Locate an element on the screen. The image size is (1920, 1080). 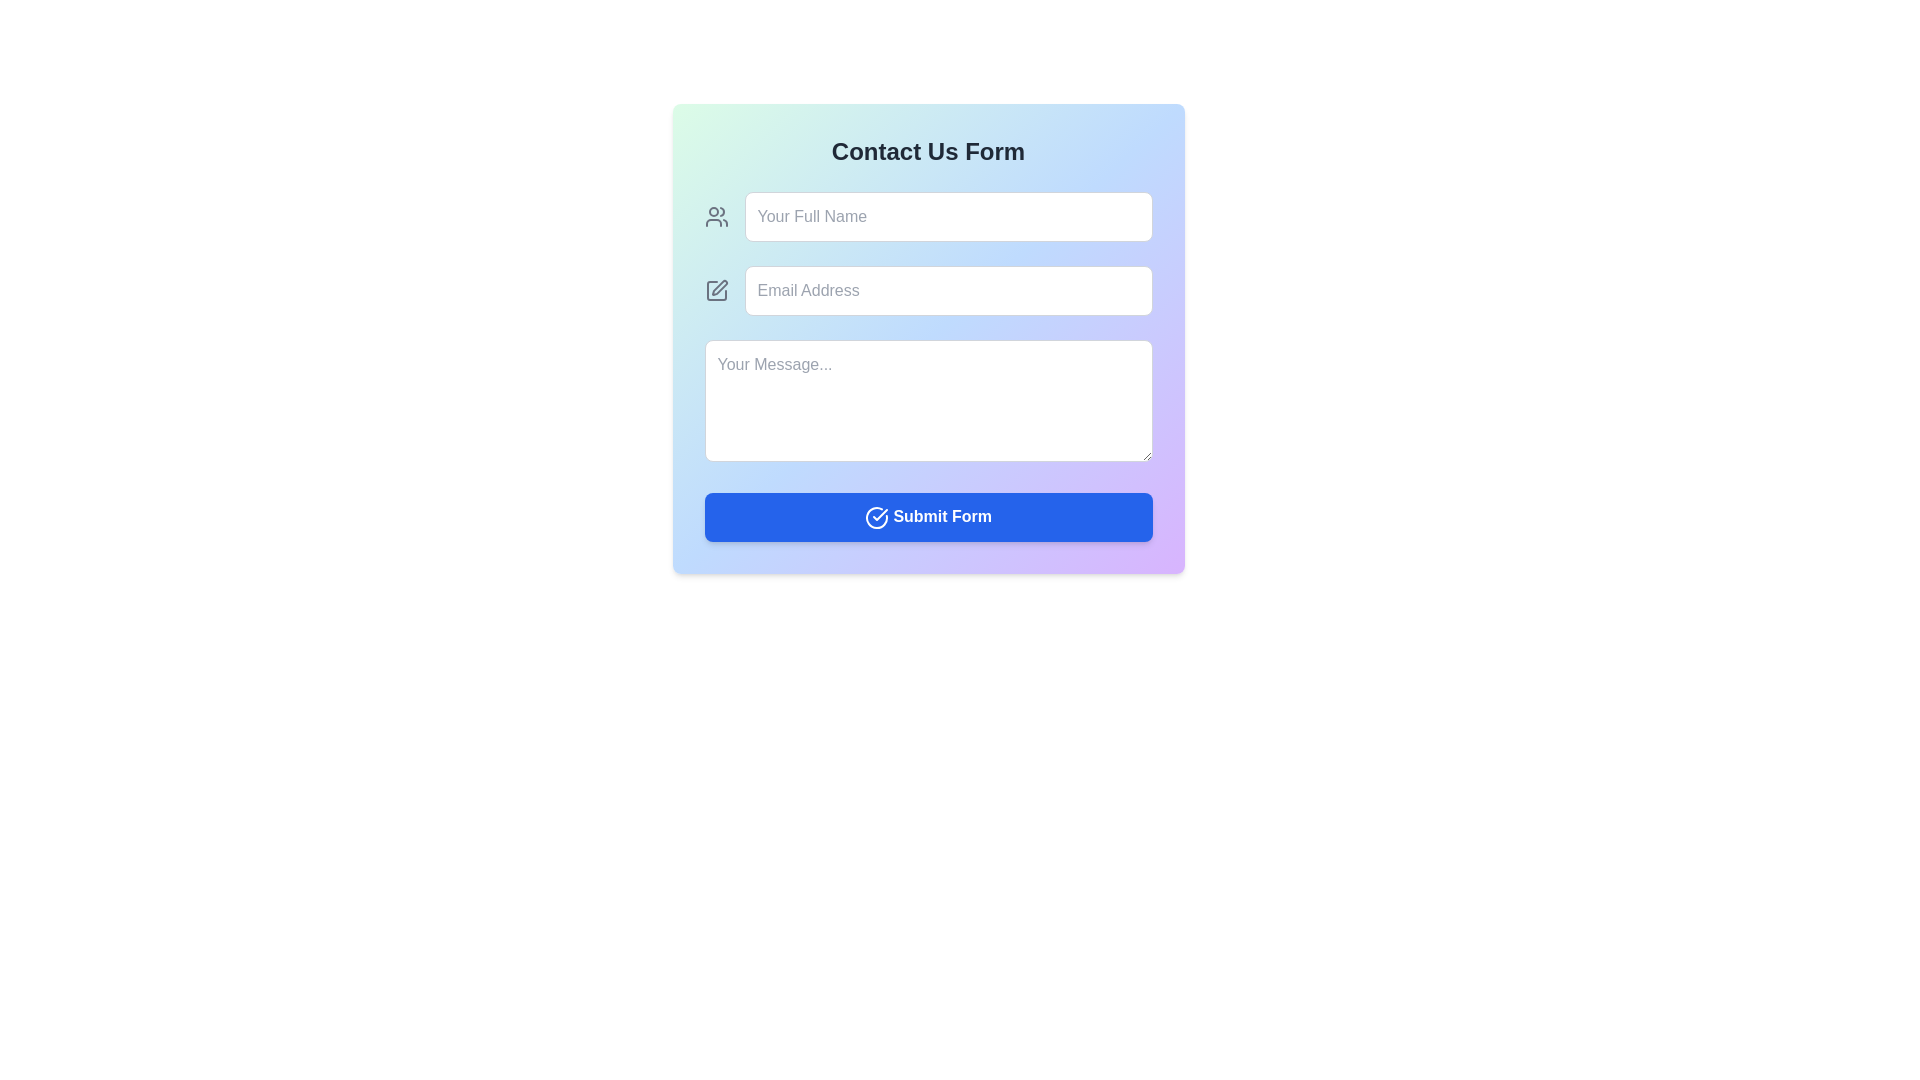
the editing icon located to the left of the email input field in the contact form interface is located at coordinates (719, 288).